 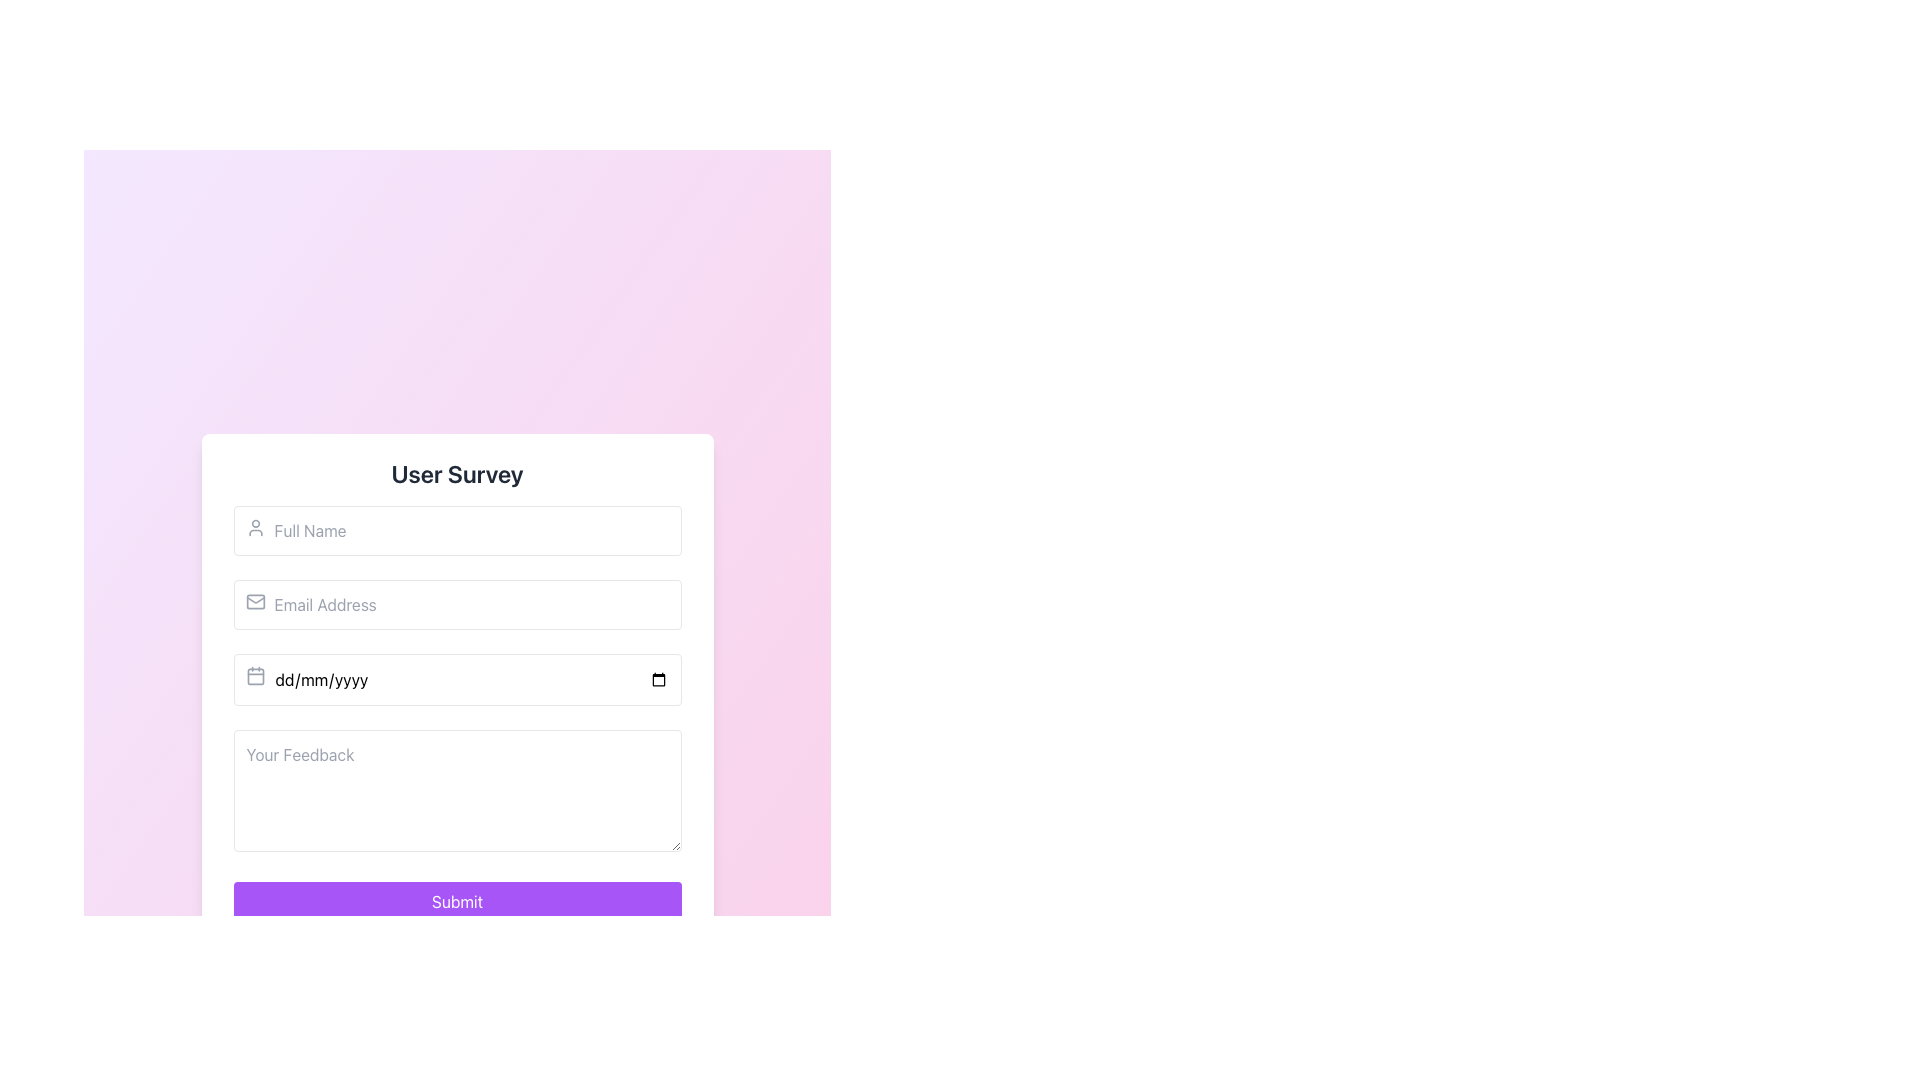 What do you see at coordinates (254, 600) in the screenshot?
I see `the Envelope Inner Part icon, which resembles the front face of an envelope and is centrally located within the email icon` at bounding box center [254, 600].